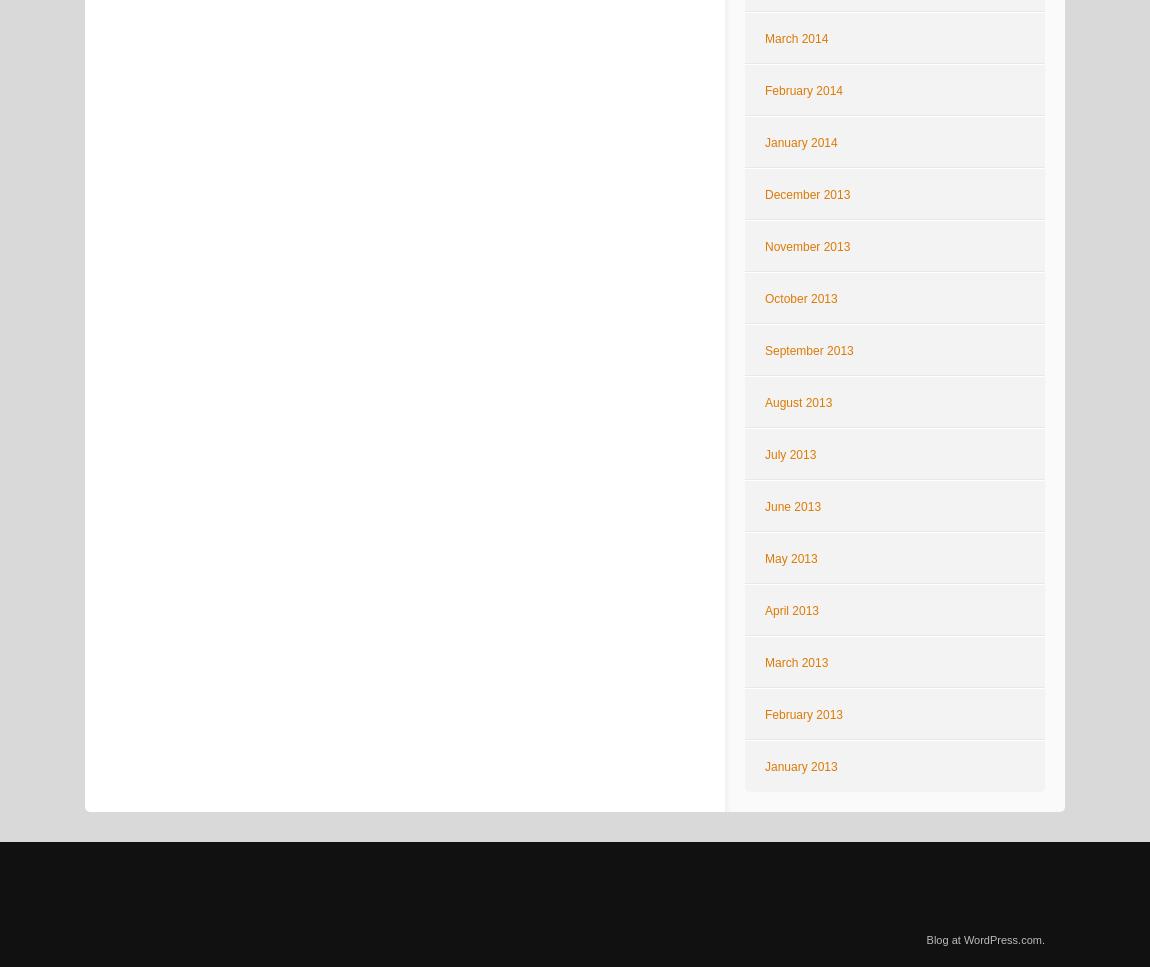 Image resolution: width=1150 pixels, height=967 pixels. I want to click on 'January 2014', so click(799, 142).